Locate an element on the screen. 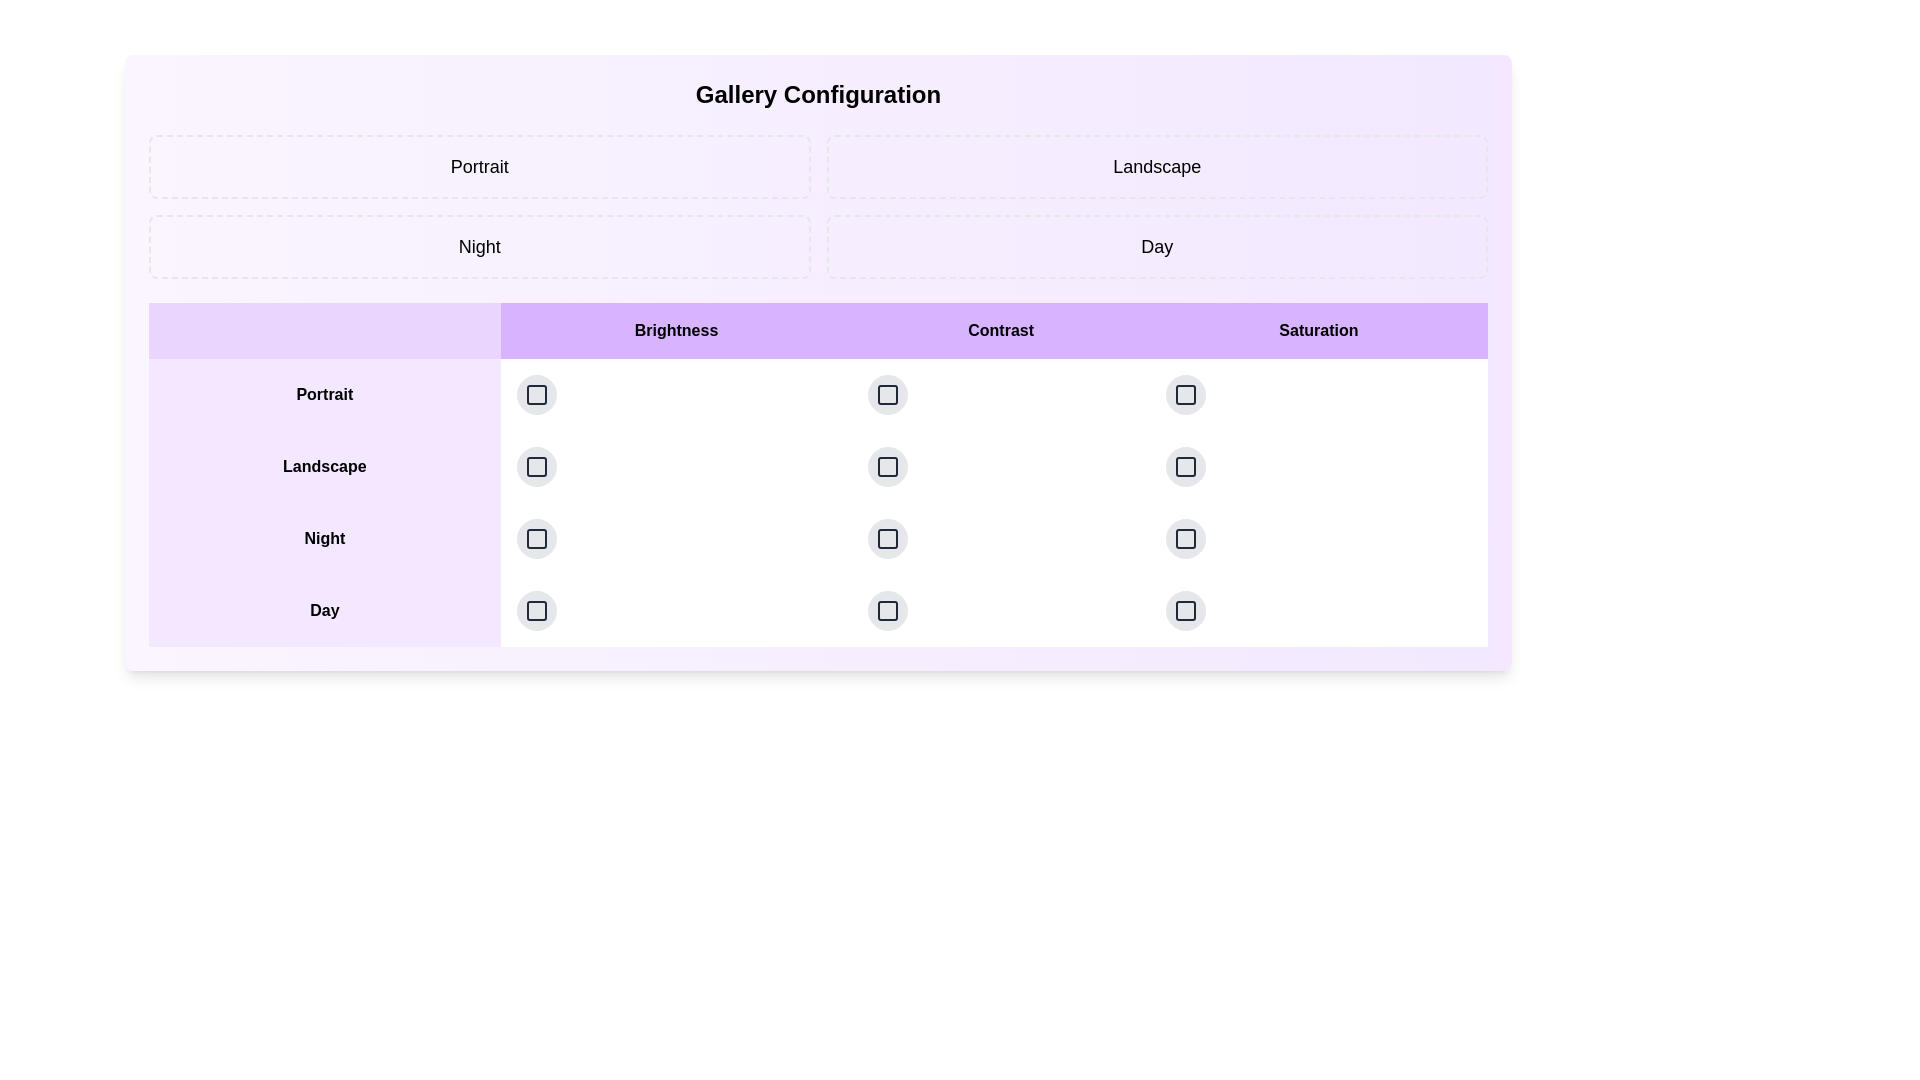 This screenshot has height=1080, width=1920. the interactive checkbox-like UI component located under the 'Brightness' column and aligned with the 'Portrait' row is located at coordinates (536, 394).